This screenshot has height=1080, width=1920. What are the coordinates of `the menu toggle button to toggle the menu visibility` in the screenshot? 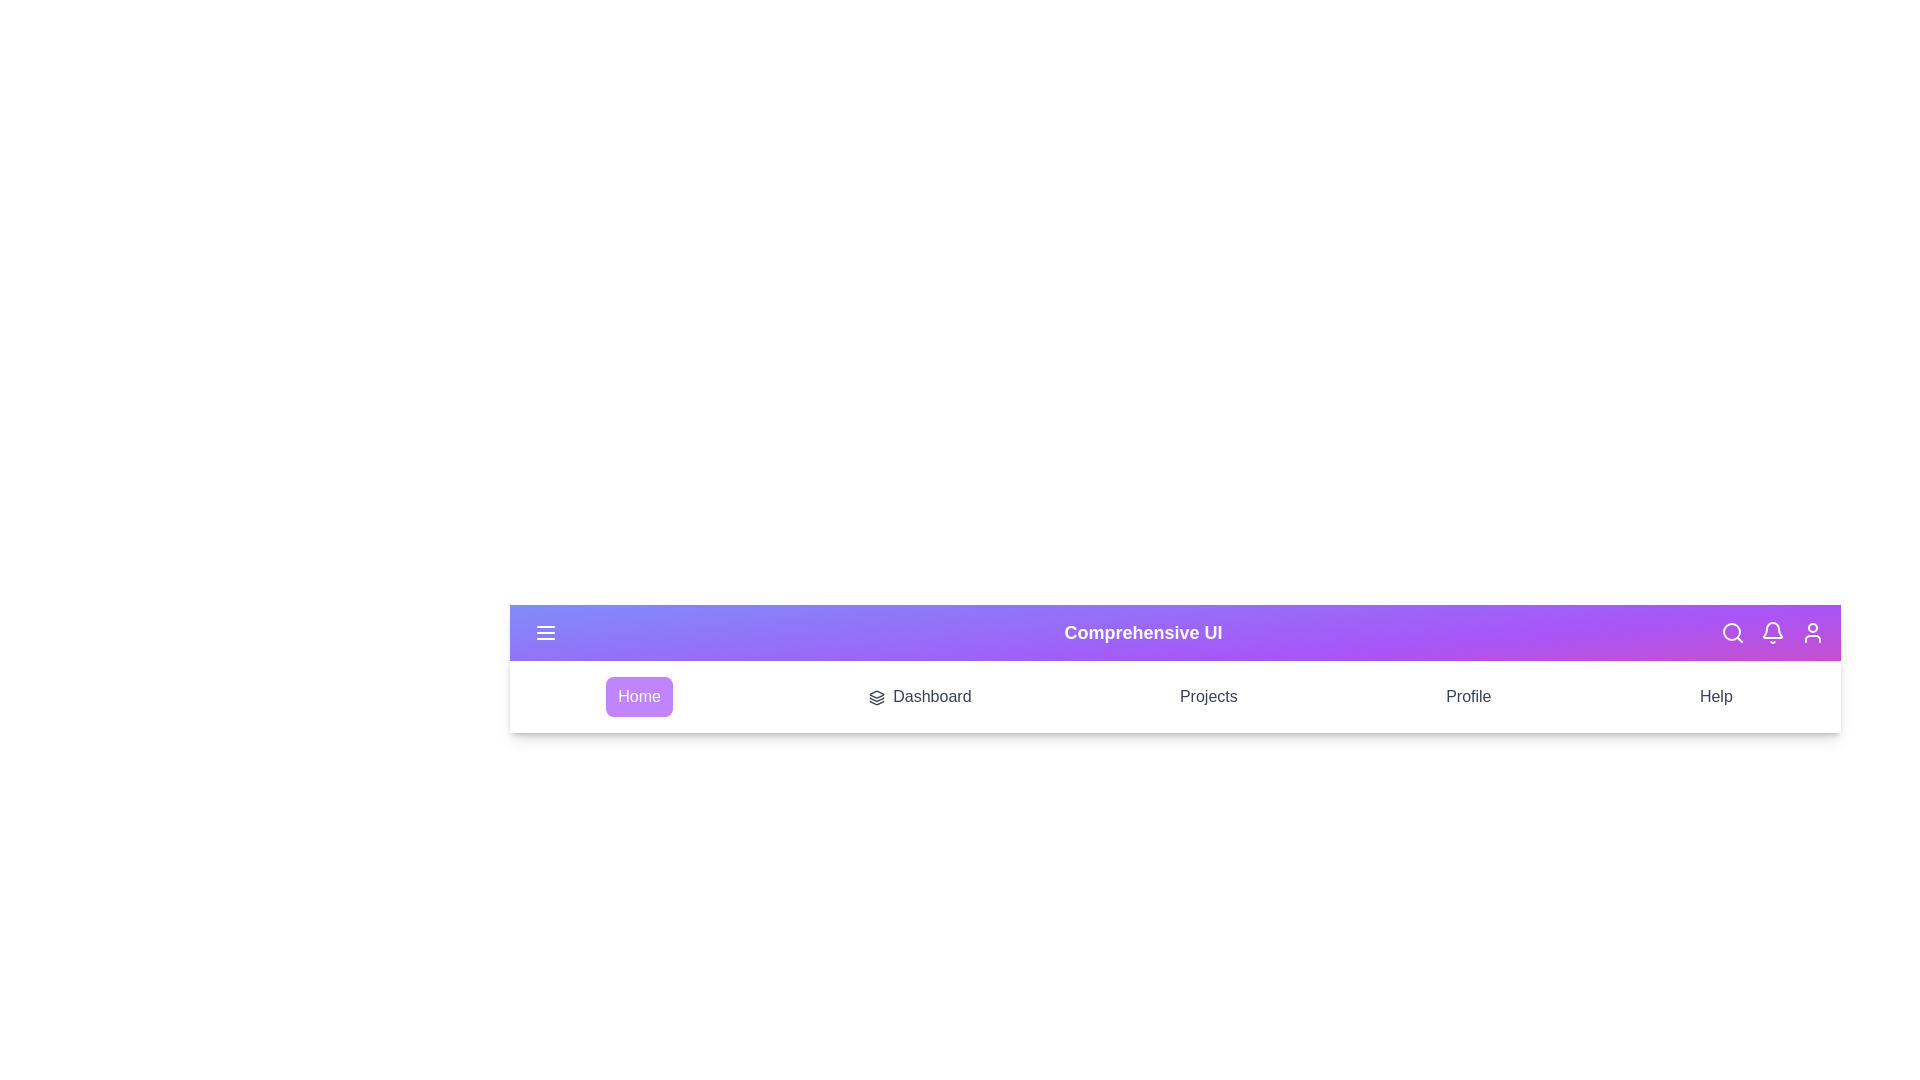 It's located at (546, 632).